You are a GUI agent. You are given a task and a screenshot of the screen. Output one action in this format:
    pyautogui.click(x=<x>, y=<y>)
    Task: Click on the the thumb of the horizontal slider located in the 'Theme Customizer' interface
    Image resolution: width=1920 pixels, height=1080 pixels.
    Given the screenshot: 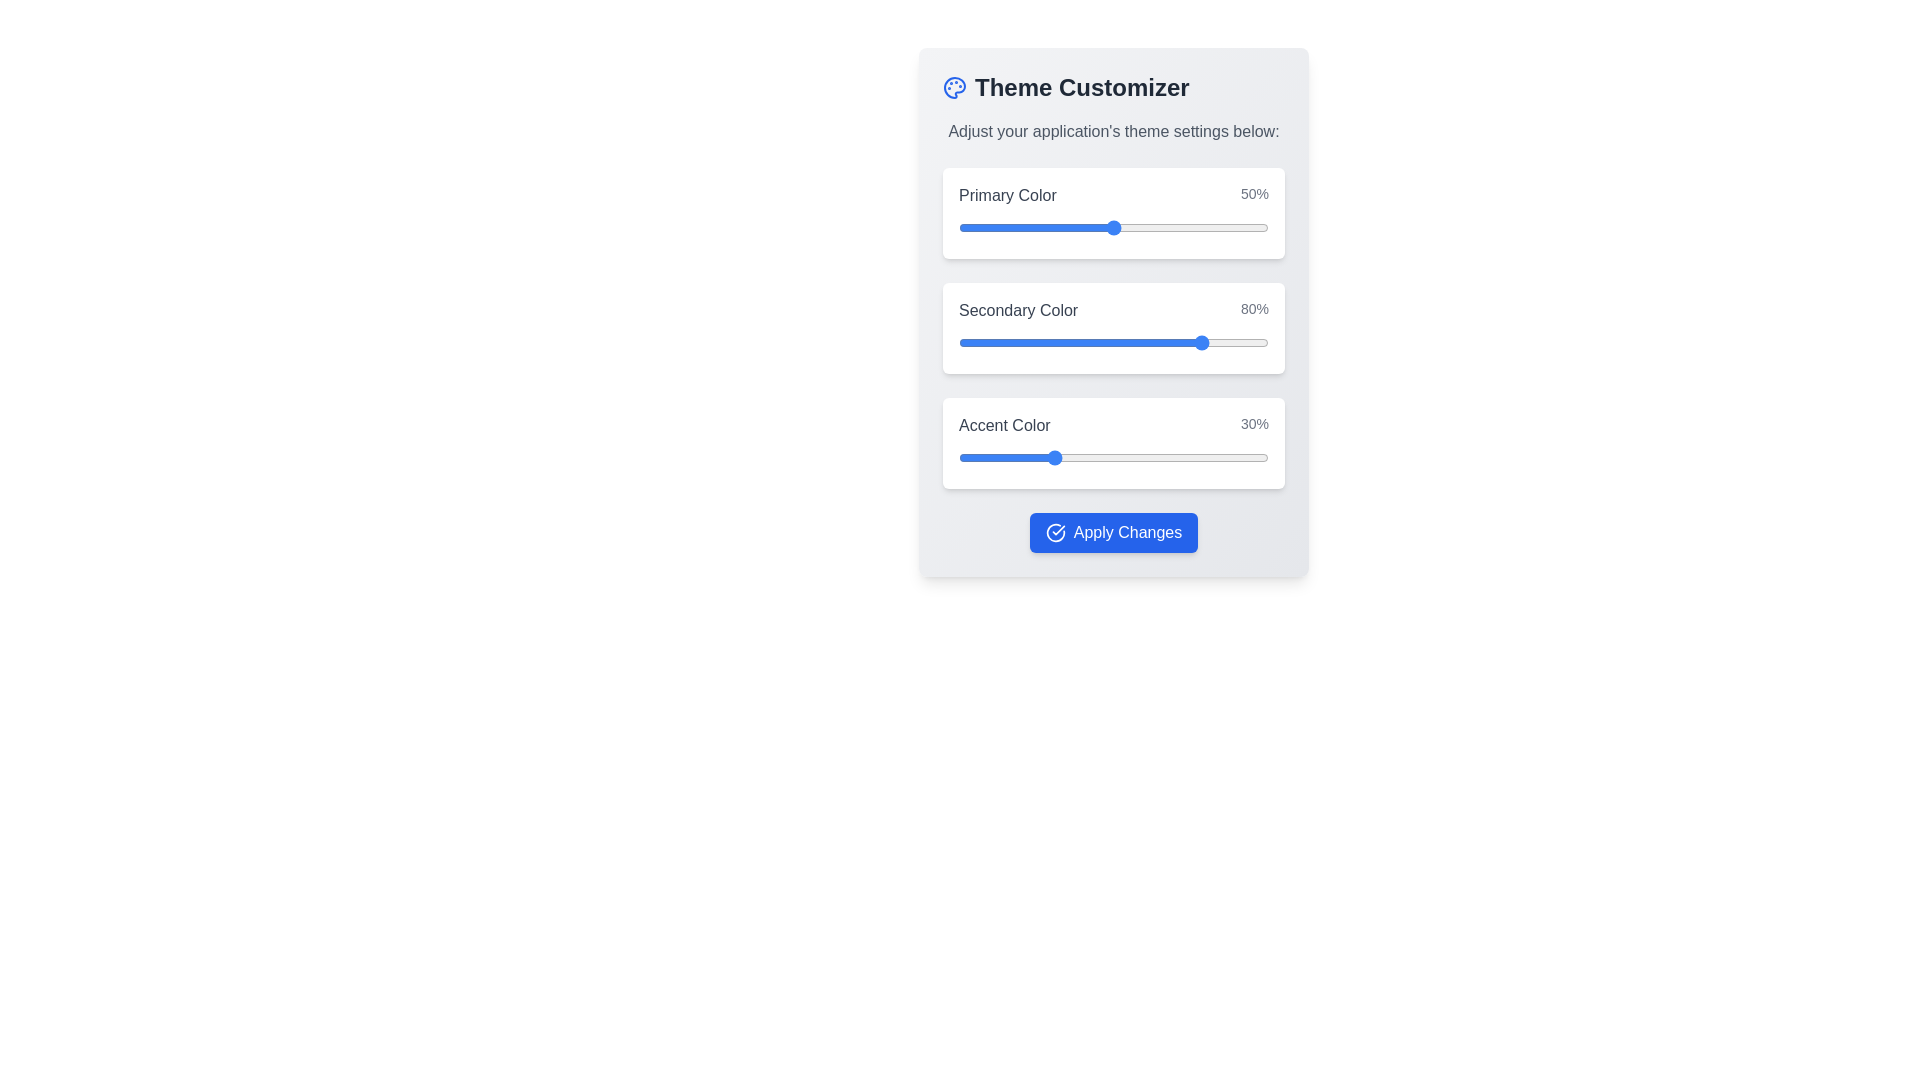 What is the action you would take?
    pyautogui.click(x=1112, y=342)
    